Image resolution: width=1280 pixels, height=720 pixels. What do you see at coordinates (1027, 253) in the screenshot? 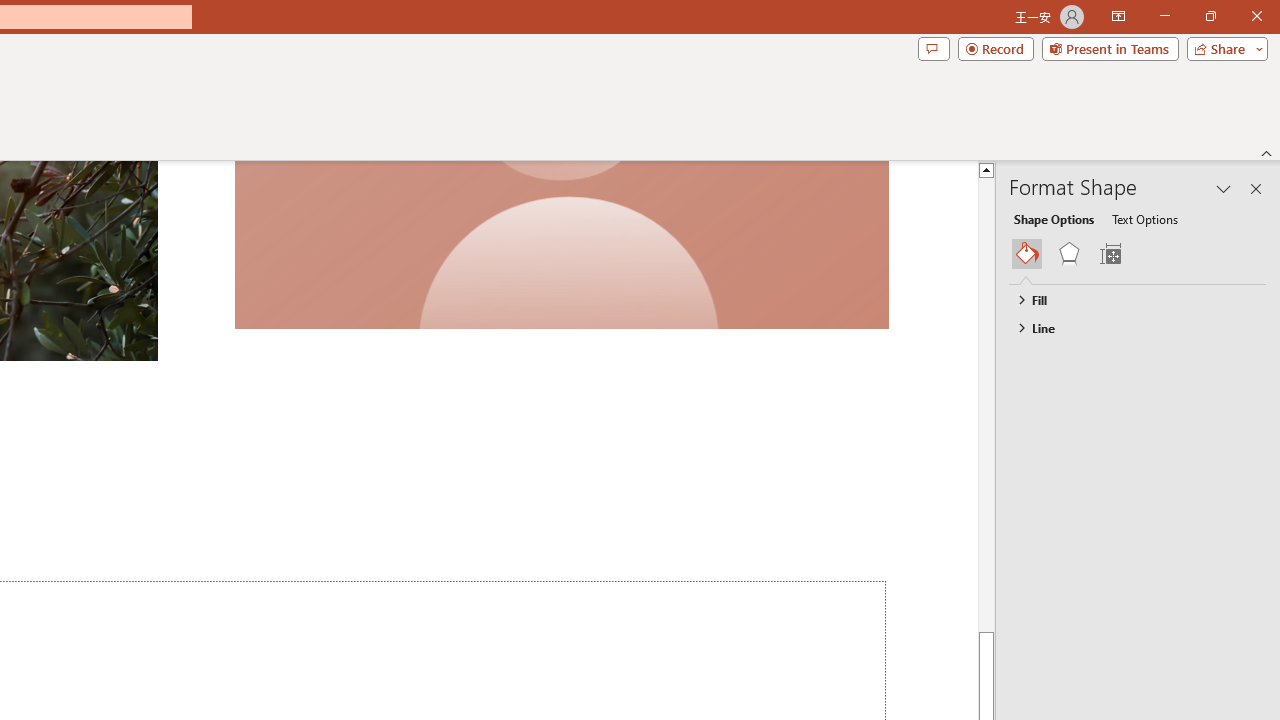
I see `'Fill & Line'` at bounding box center [1027, 253].